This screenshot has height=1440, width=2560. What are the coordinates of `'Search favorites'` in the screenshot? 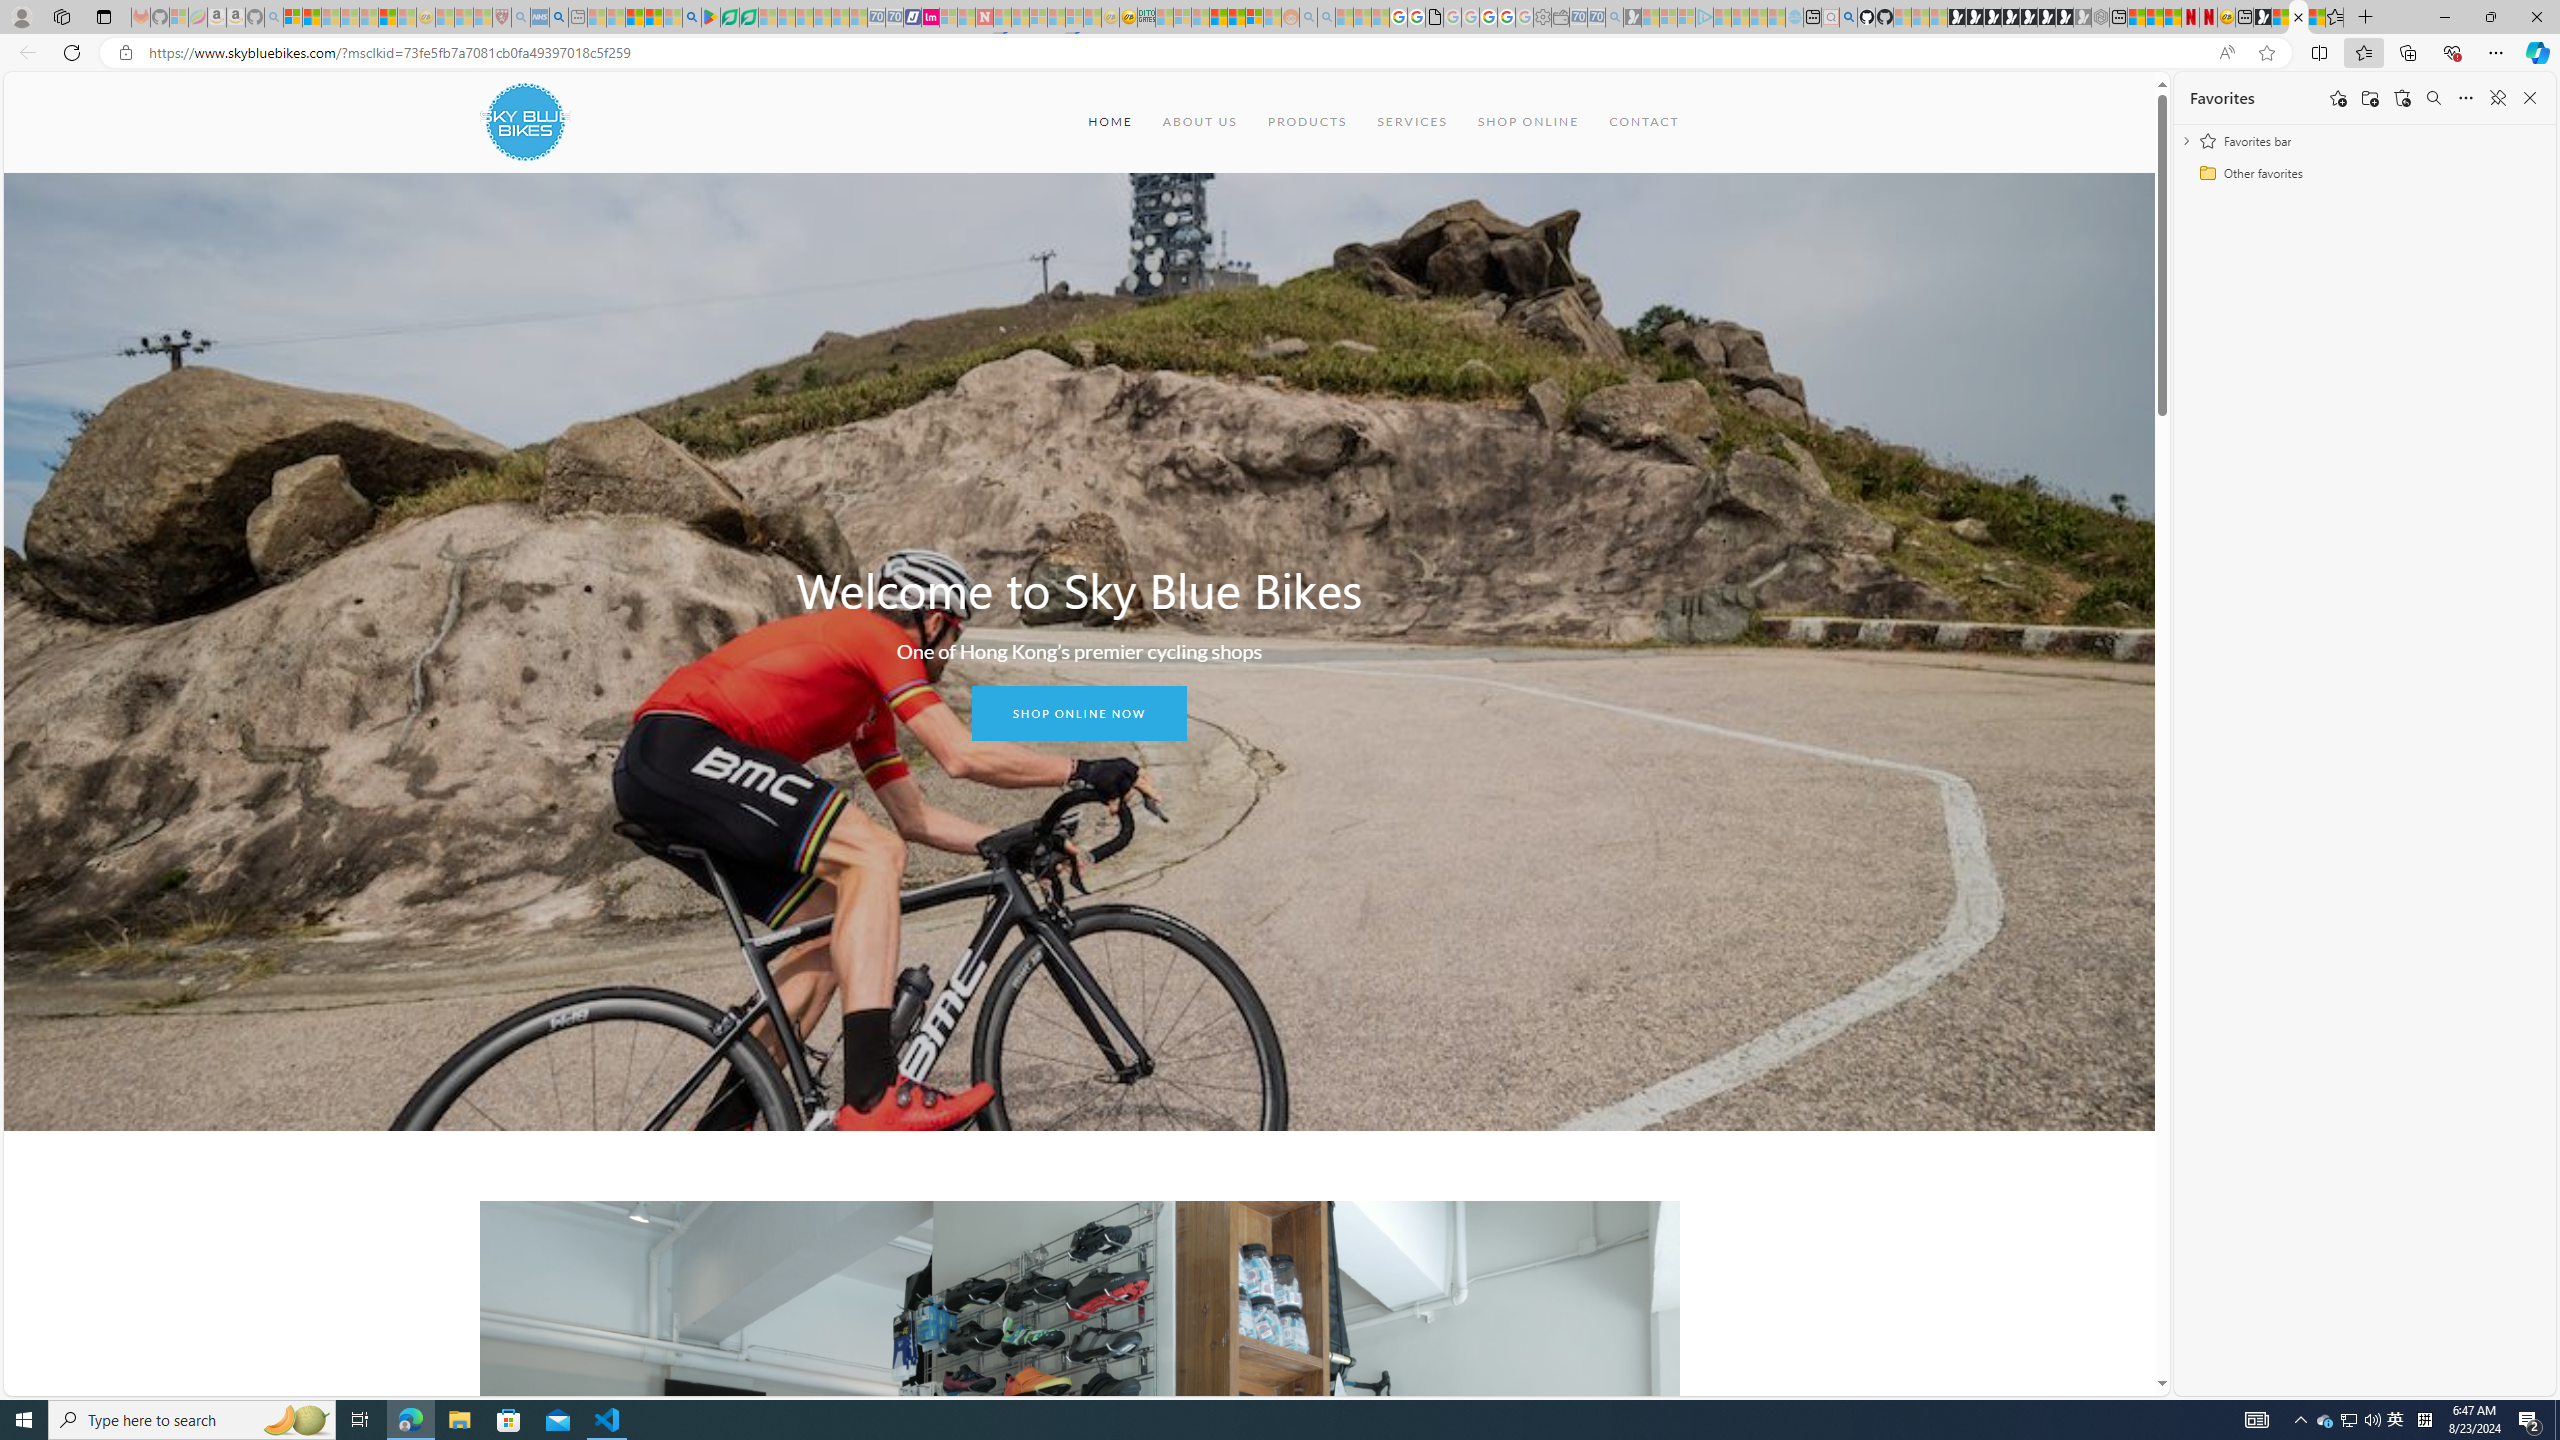 It's located at (2433, 96).